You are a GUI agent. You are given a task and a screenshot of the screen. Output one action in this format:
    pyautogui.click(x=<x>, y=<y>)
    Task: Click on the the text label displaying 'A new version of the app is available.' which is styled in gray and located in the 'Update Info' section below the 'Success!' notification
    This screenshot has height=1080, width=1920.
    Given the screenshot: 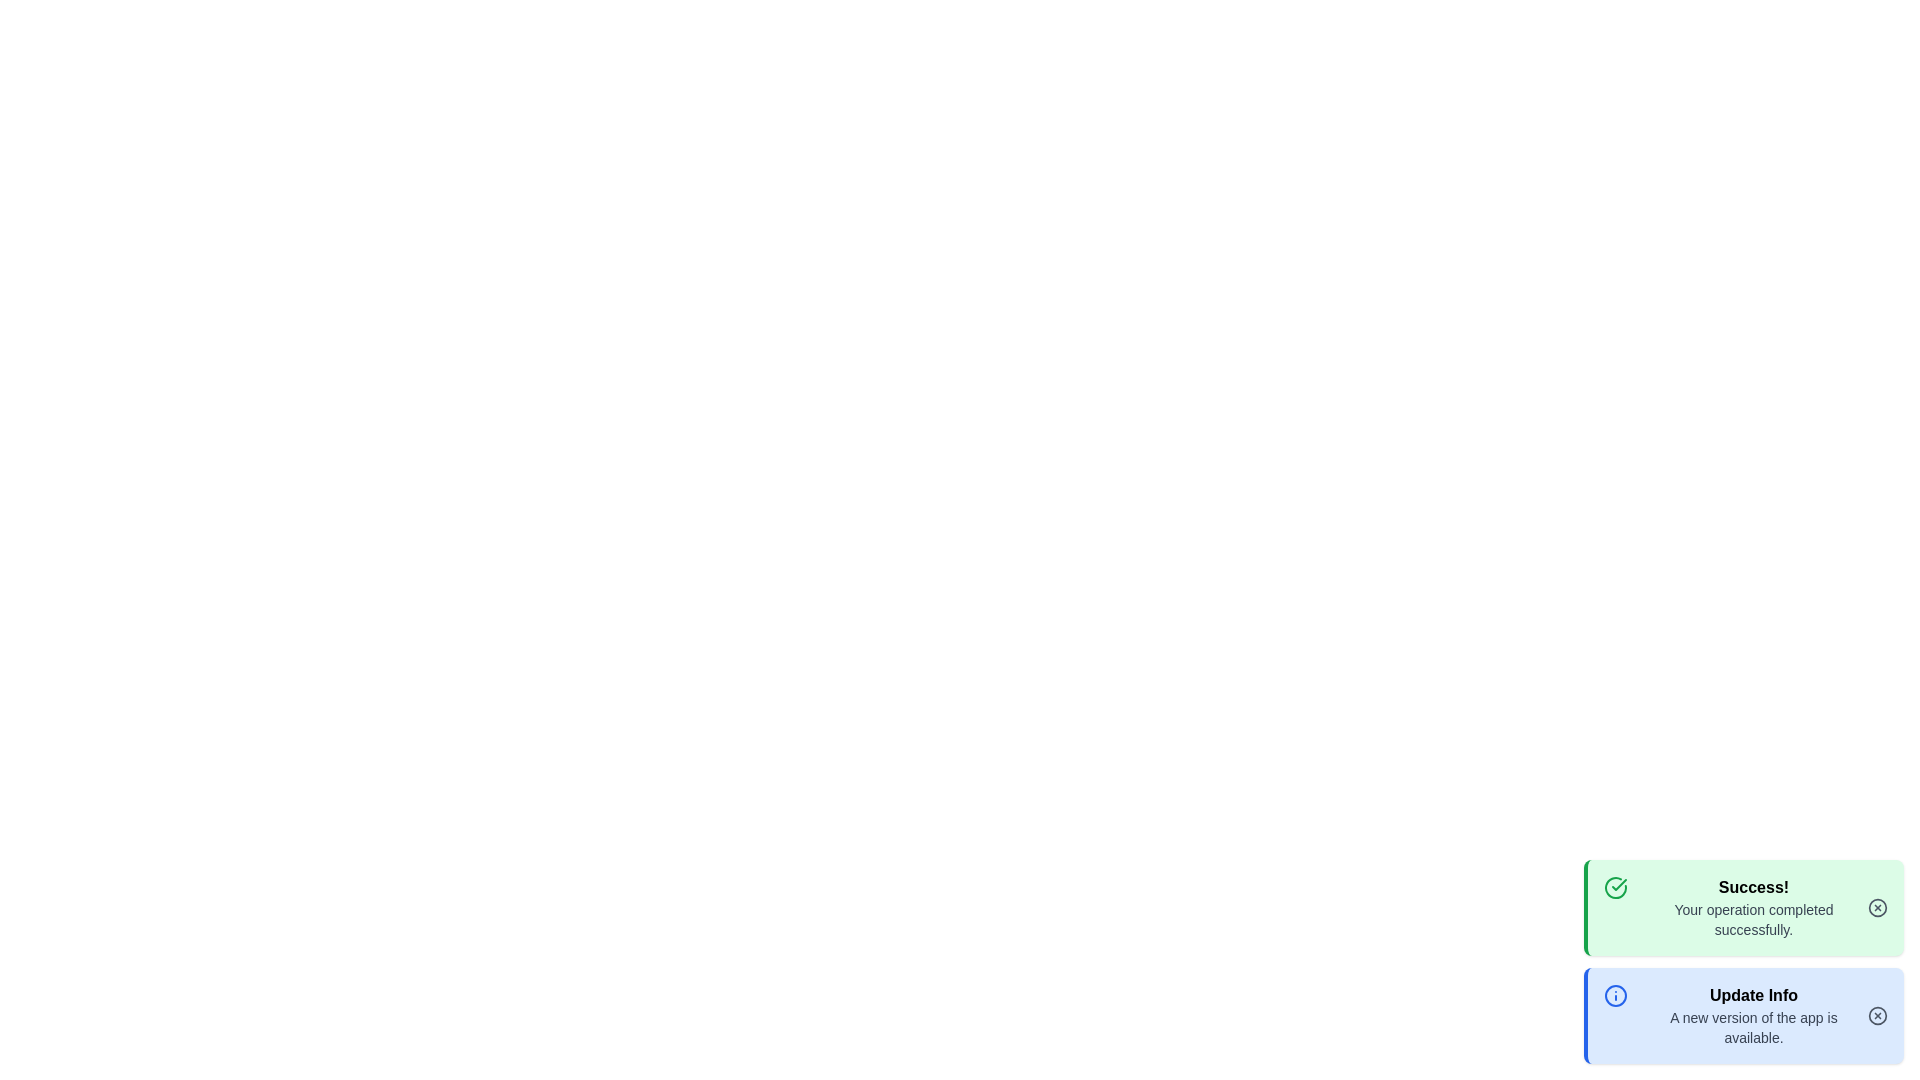 What is the action you would take?
    pyautogui.click(x=1752, y=1028)
    